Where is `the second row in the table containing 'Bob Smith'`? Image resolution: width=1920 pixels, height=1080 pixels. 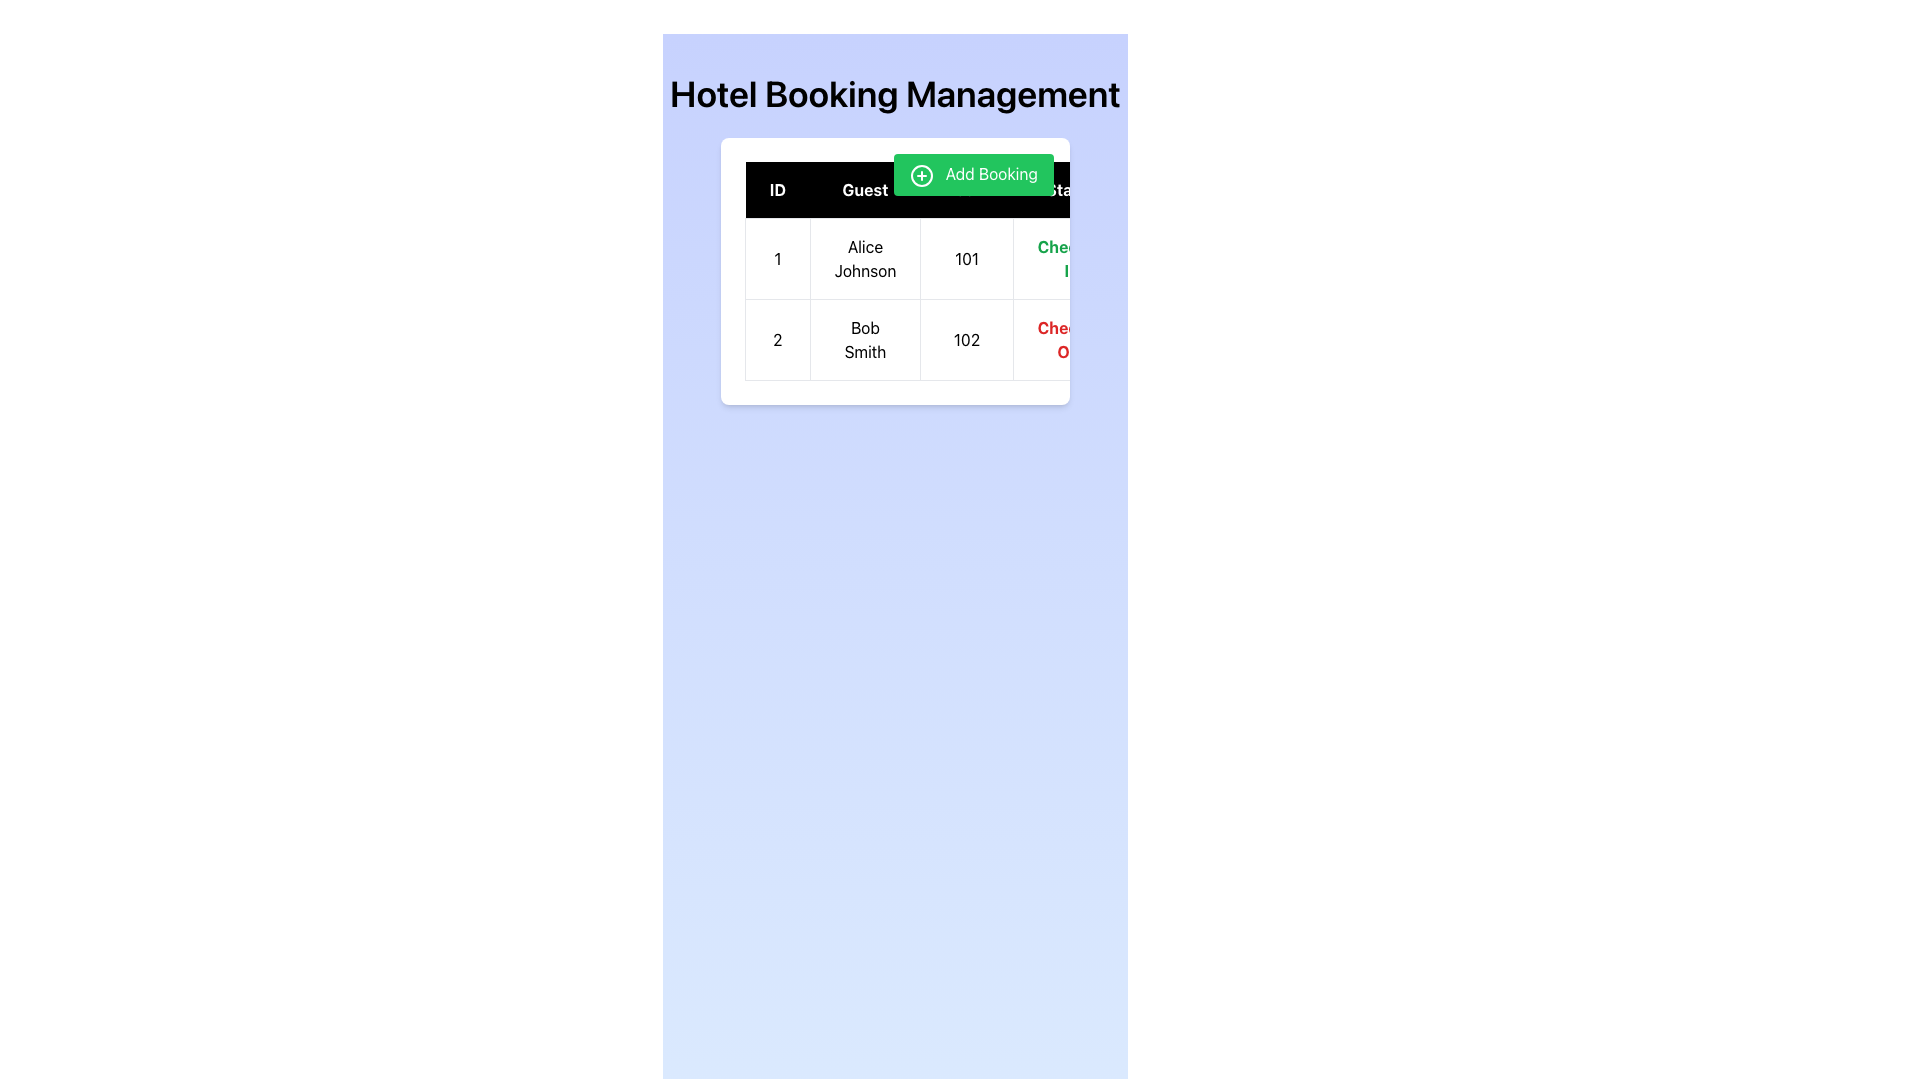 the second row in the table containing 'Bob Smith' is located at coordinates (993, 338).